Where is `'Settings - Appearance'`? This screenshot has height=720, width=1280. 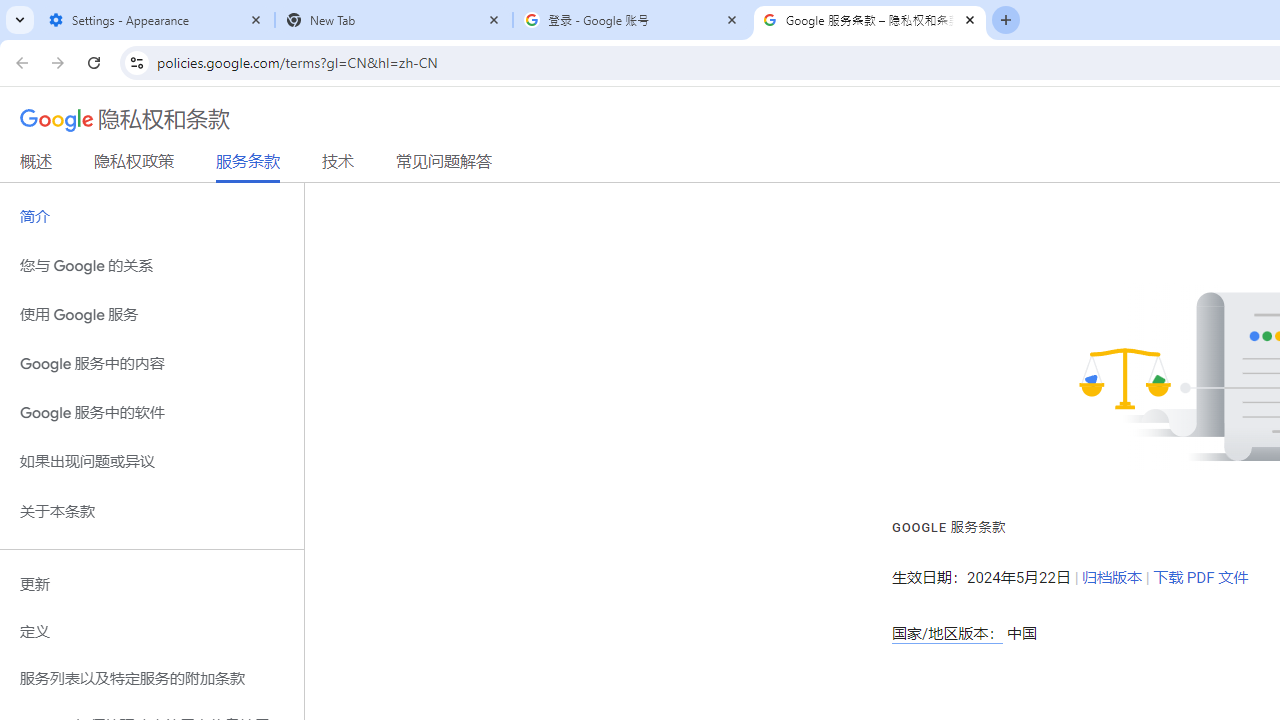
'Settings - Appearance' is located at coordinates (155, 20).